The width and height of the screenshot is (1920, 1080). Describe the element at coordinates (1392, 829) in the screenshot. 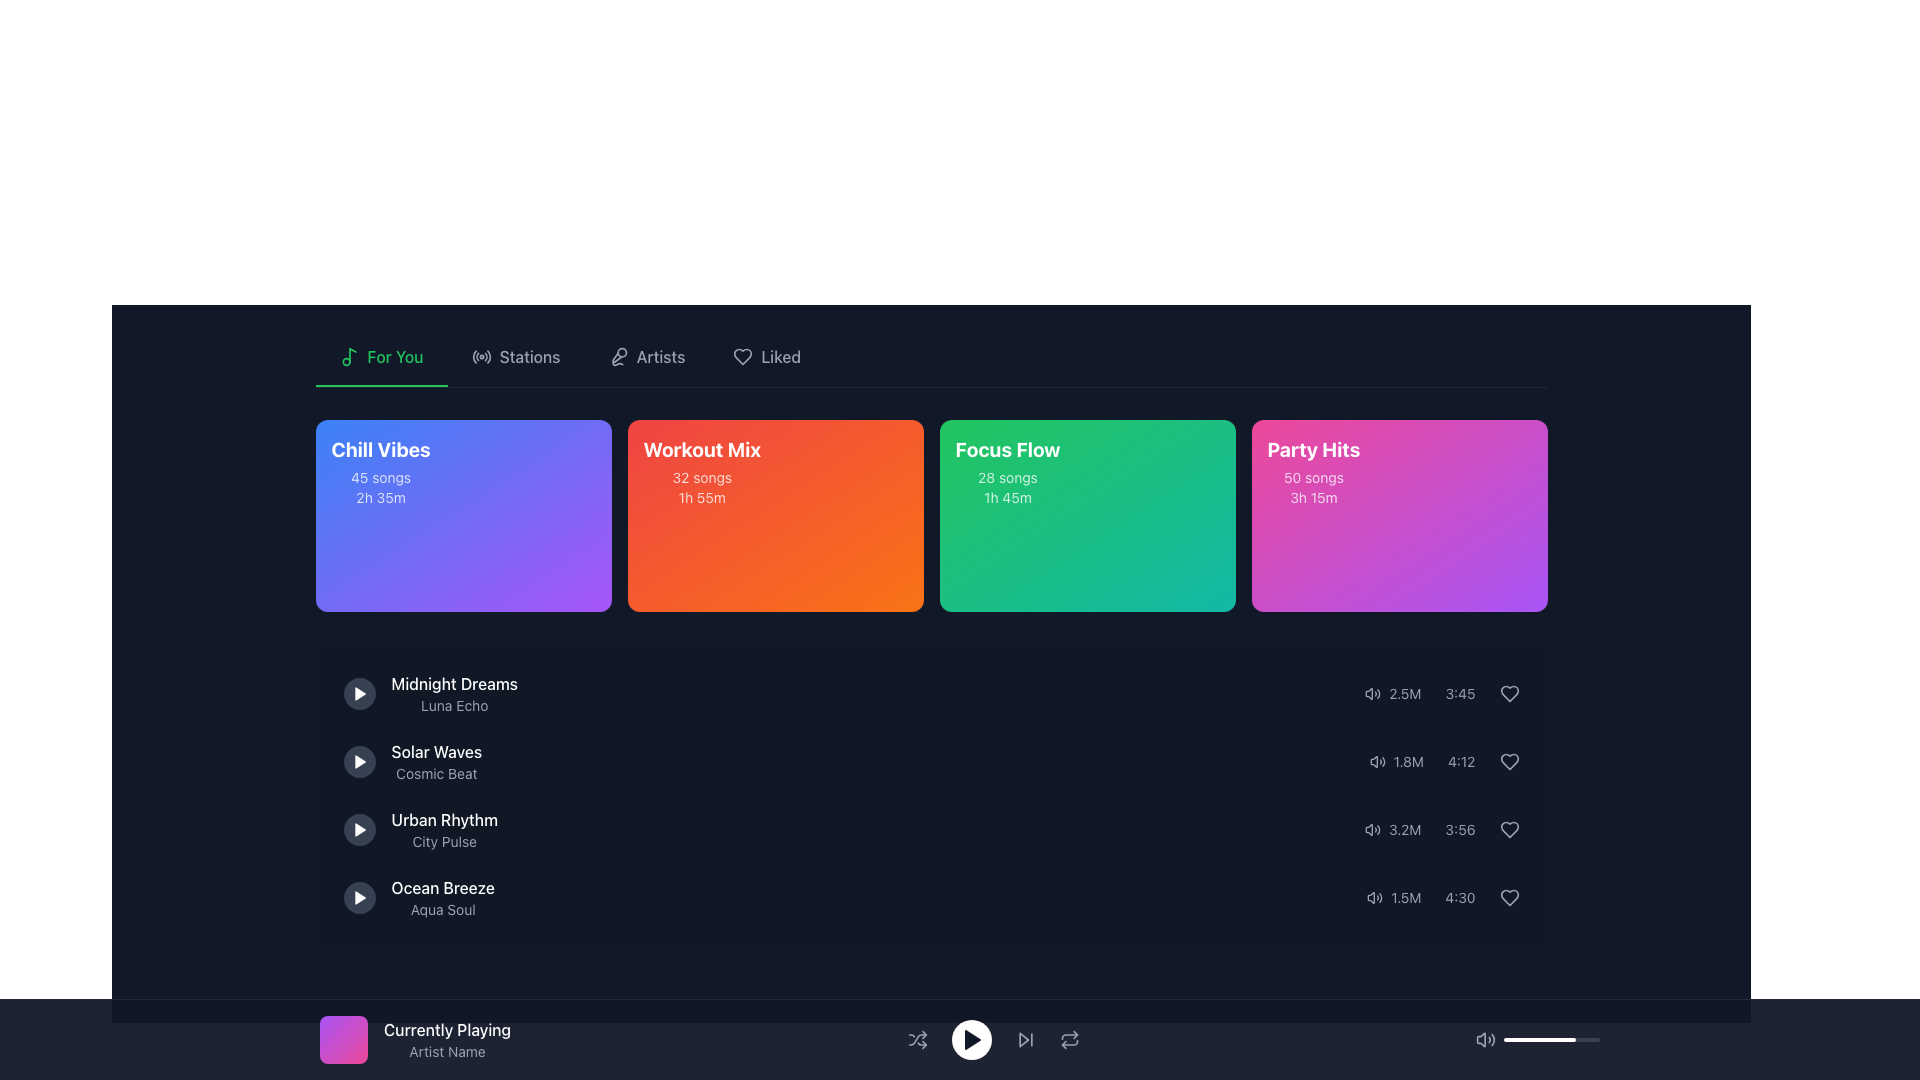

I see `the static text display reading '3.2M' which is styled in gray and is part of a horizontal arrangement with an audio icon to its left` at that location.